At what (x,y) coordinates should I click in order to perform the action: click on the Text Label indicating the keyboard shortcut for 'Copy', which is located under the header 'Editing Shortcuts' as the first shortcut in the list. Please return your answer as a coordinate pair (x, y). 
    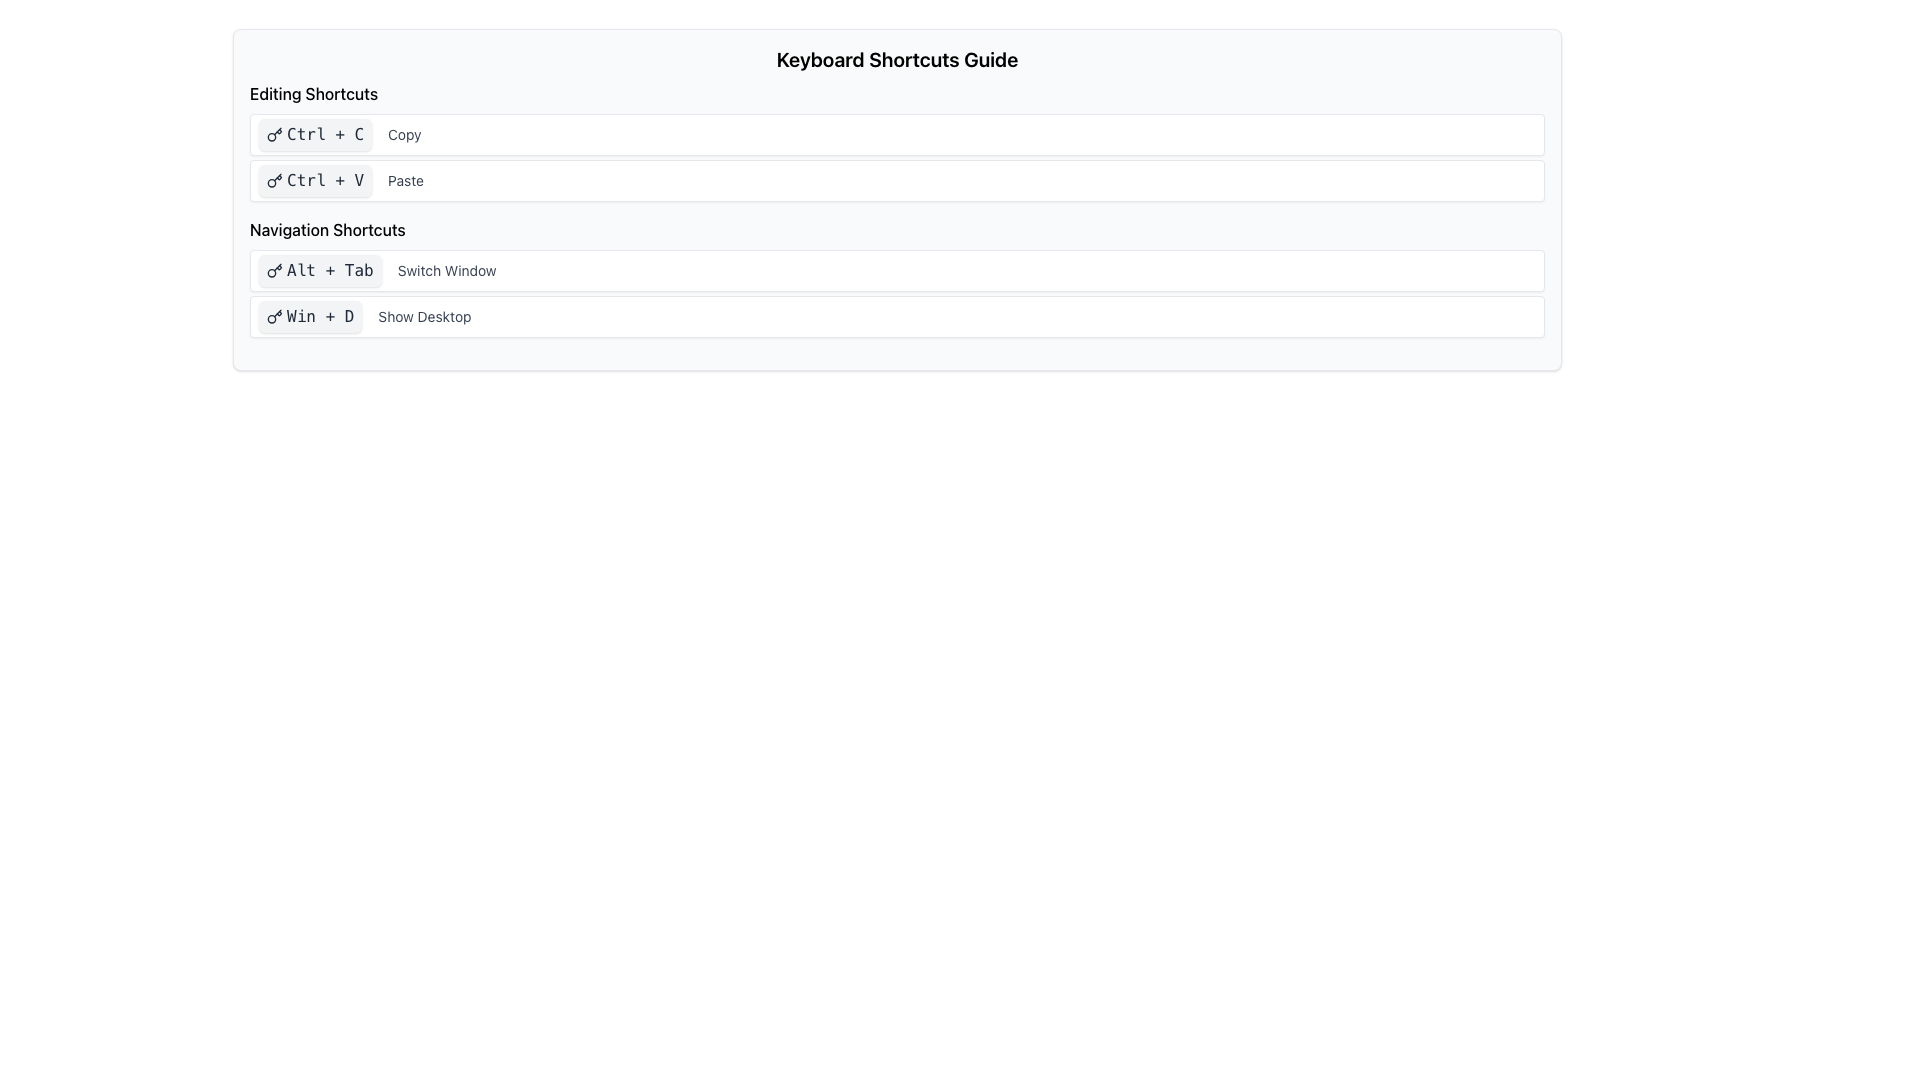
    Looking at the image, I should click on (325, 135).